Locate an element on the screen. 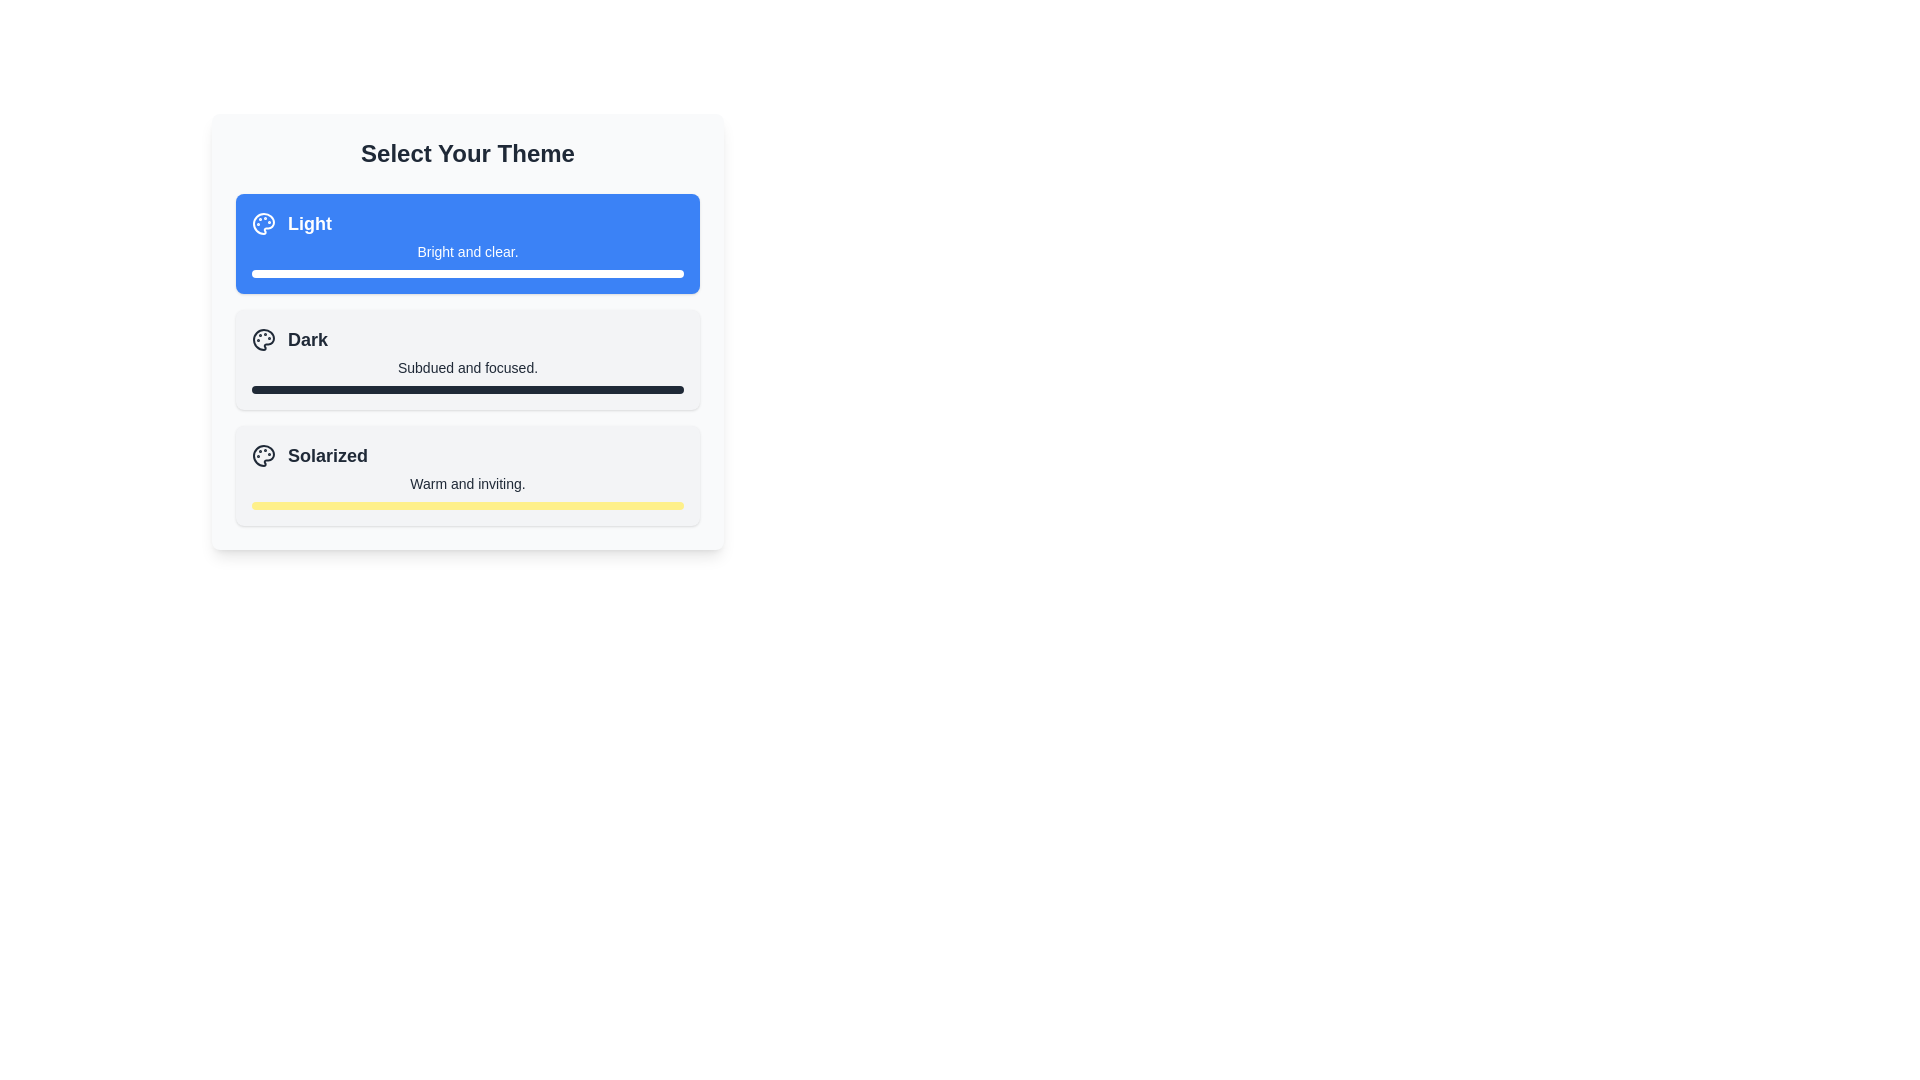  the 'Light' selectable theme card at the top of the 'Select Your Theme' section is located at coordinates (466, 242).